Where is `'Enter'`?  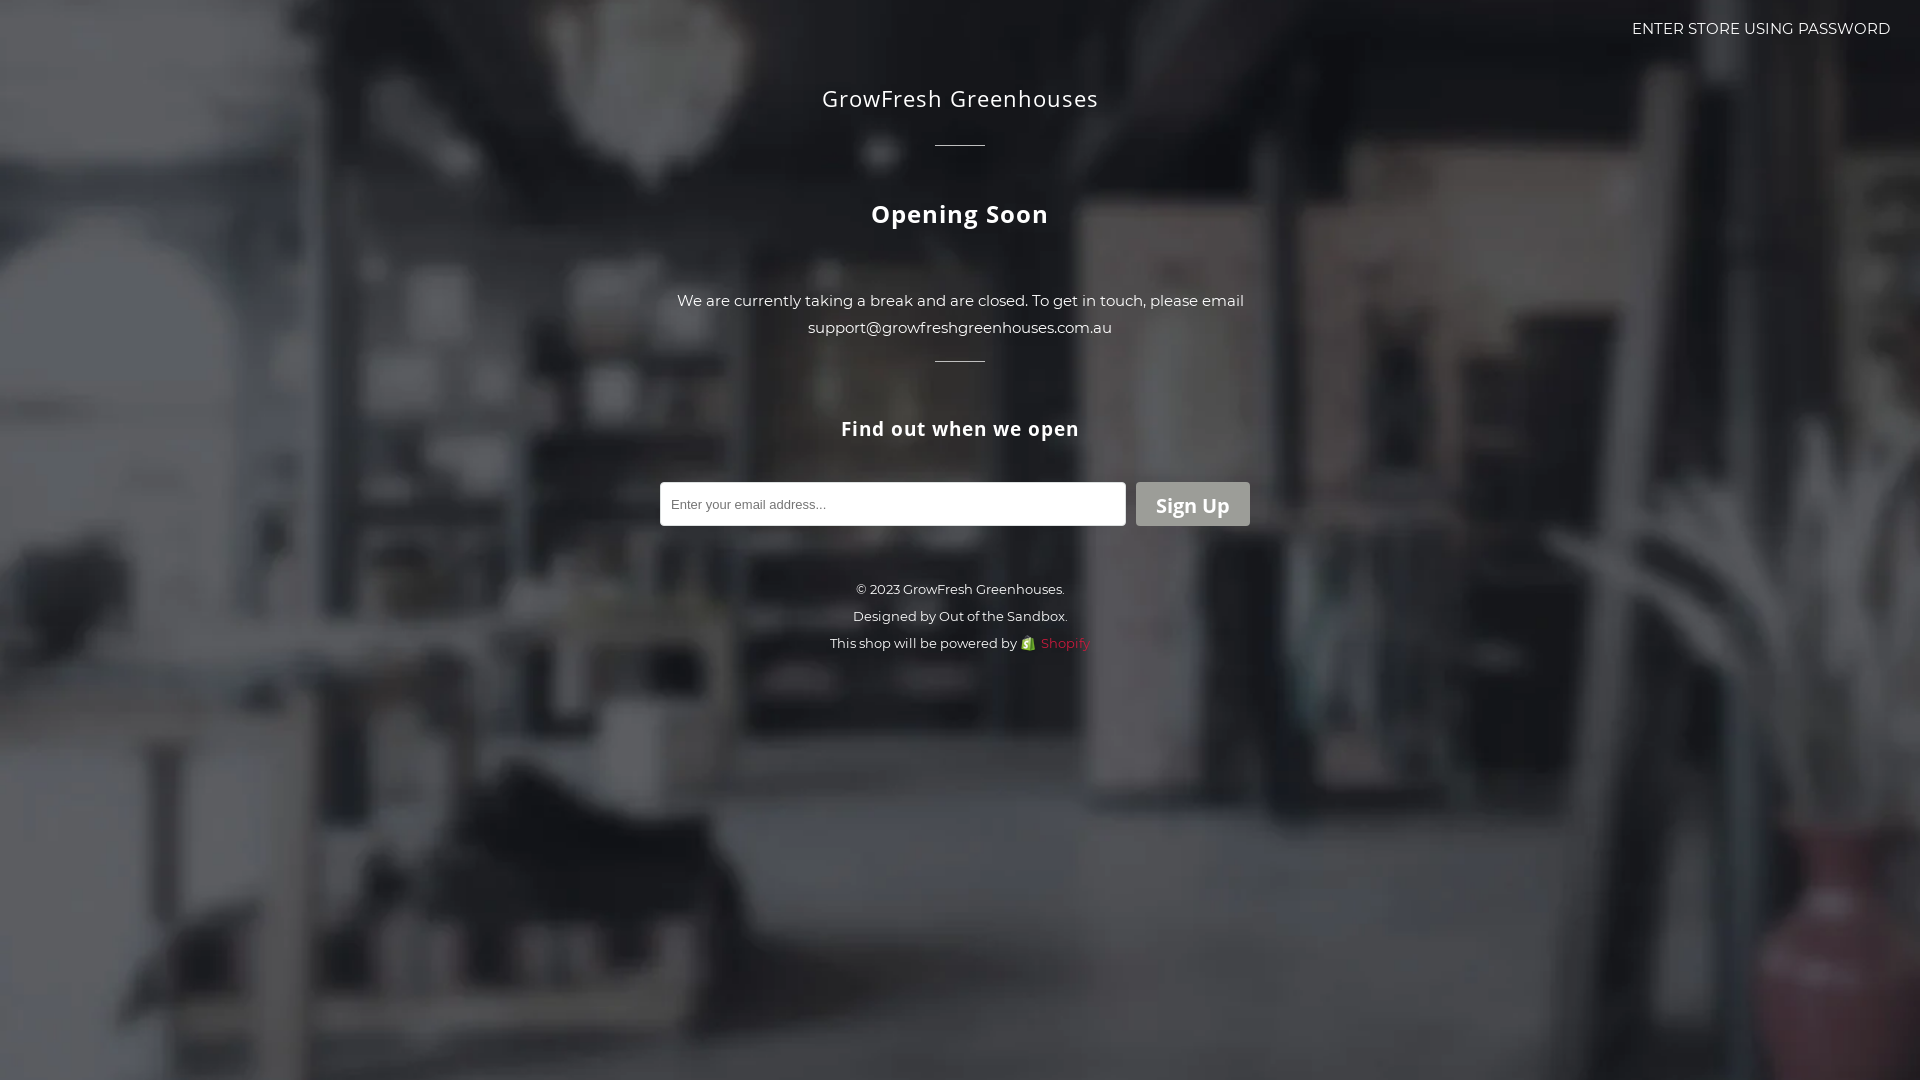
'Enter' is located at coordinates (960, 557).